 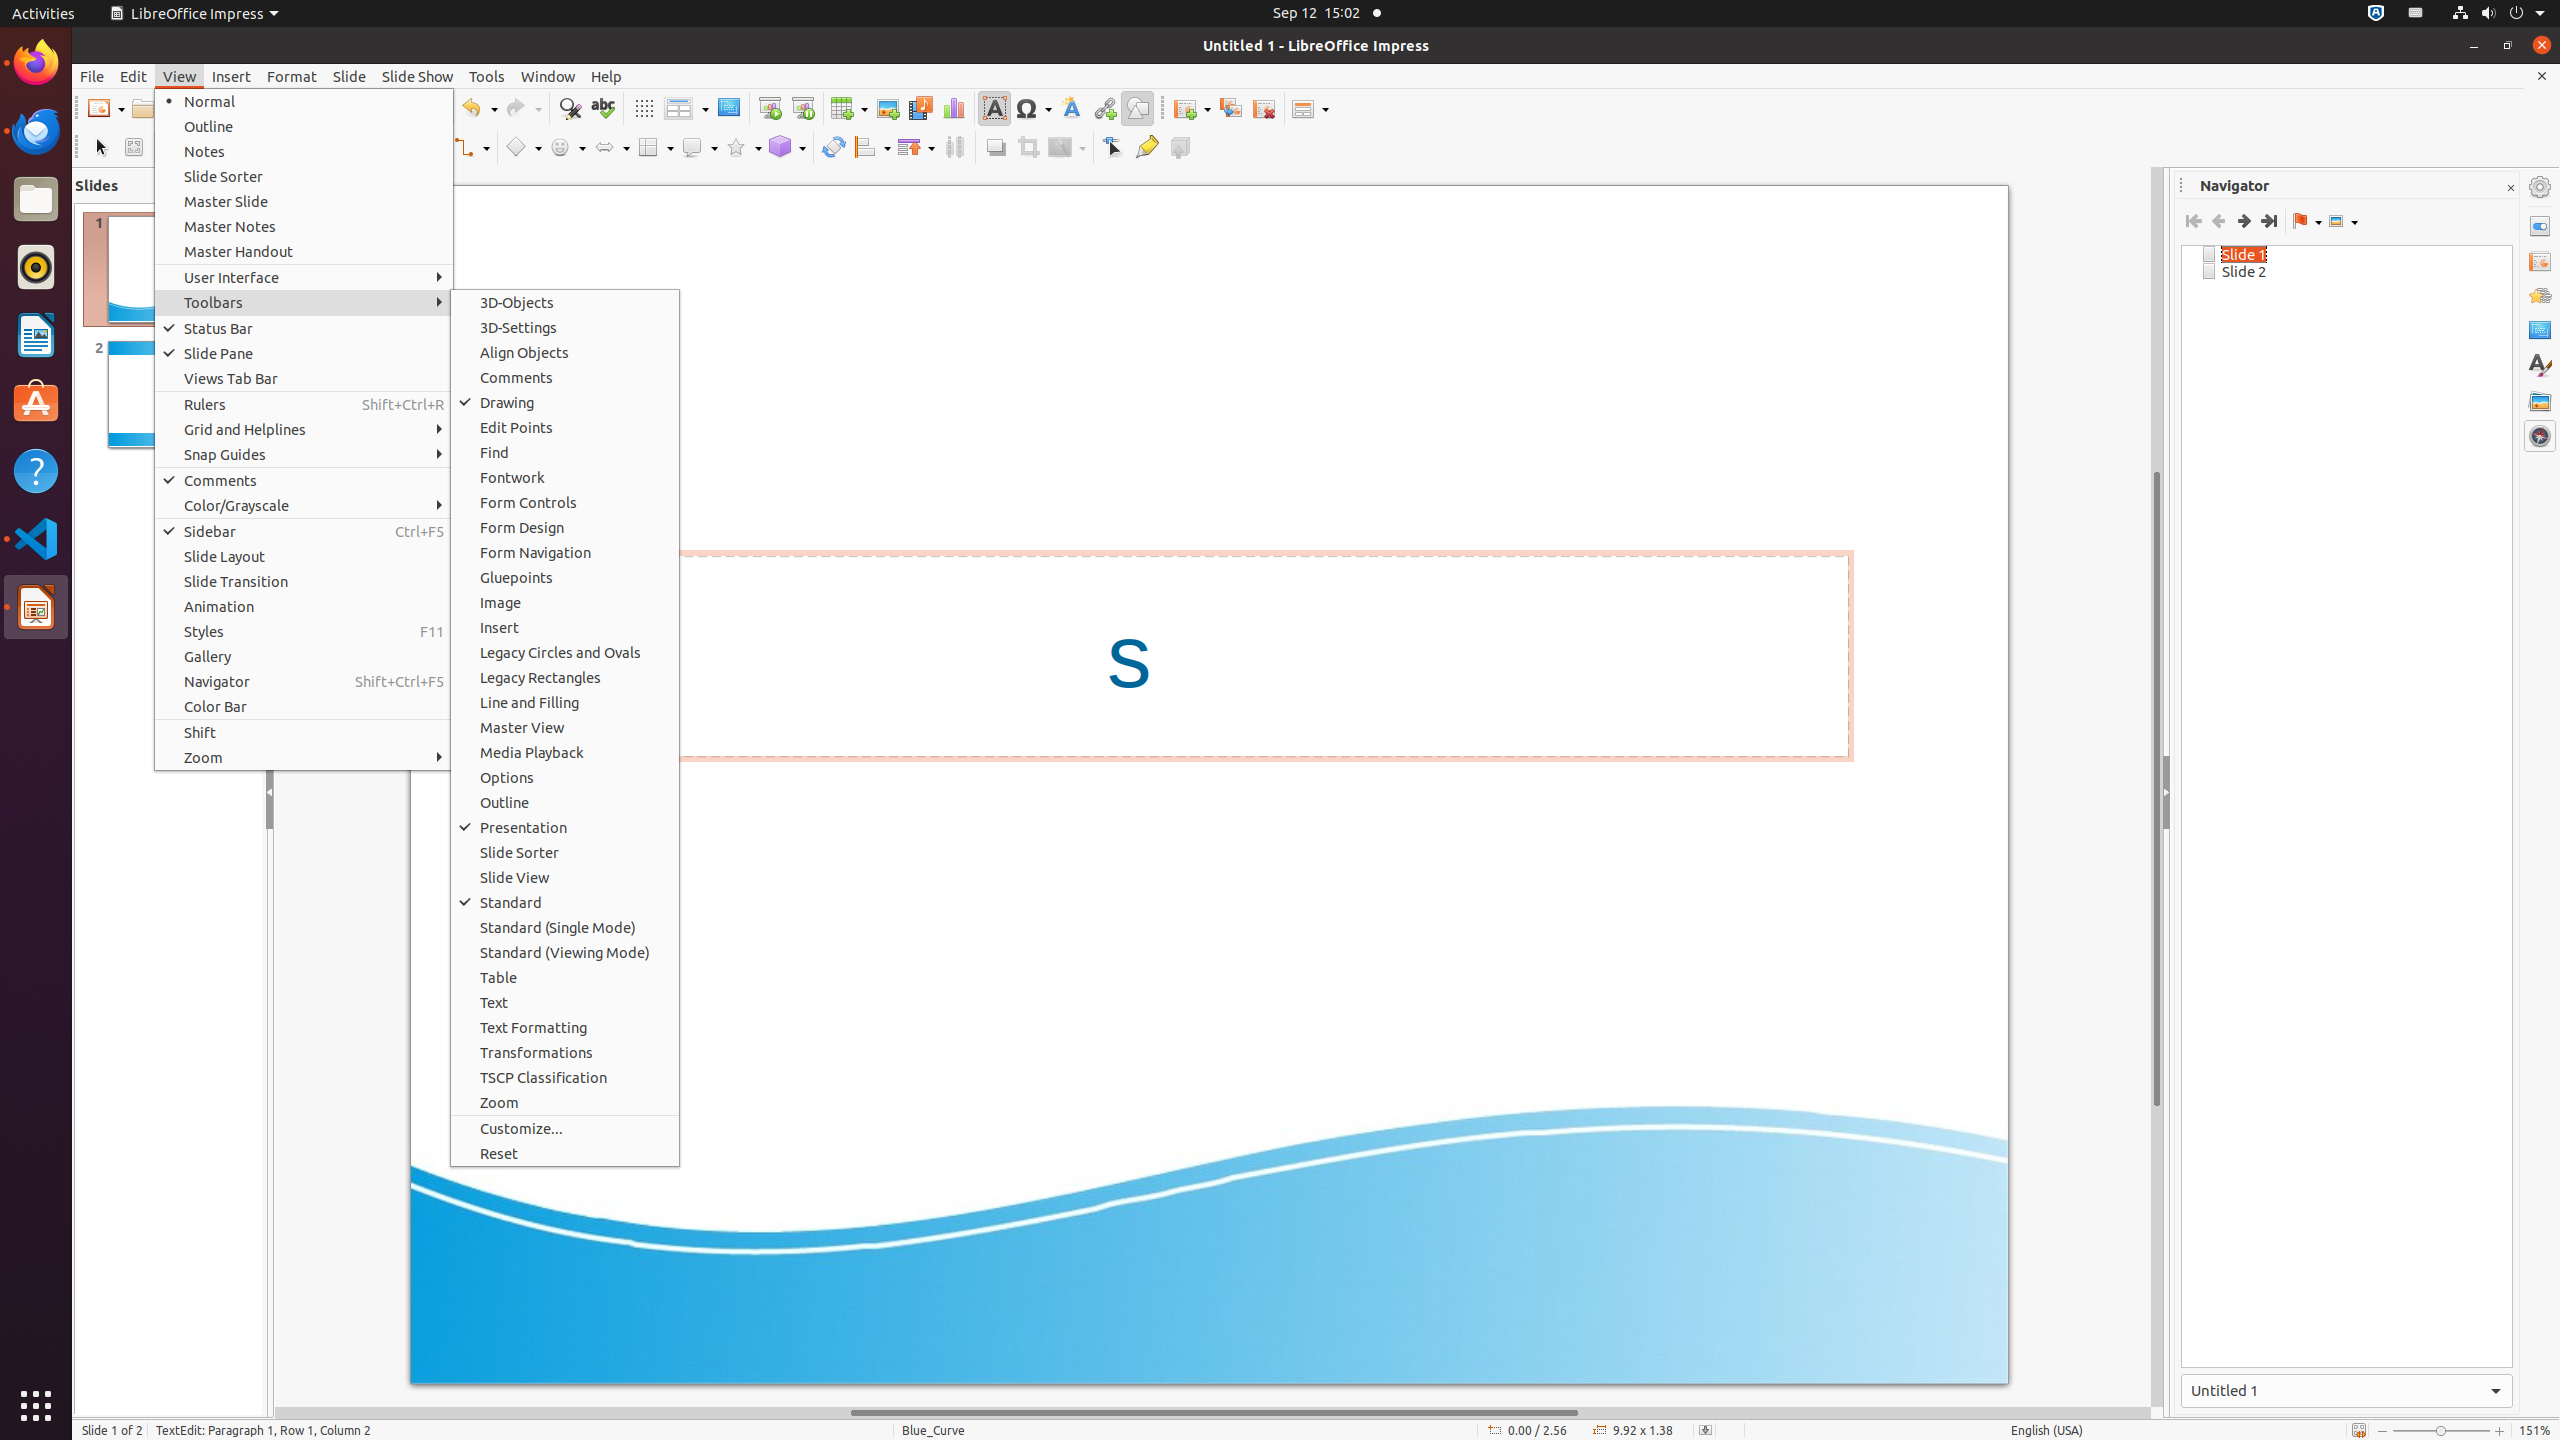 What do you see at coordinates (2217, 221) in the screenshot?
I see `'Previous Slide'` at bounding box center [2217, 221].